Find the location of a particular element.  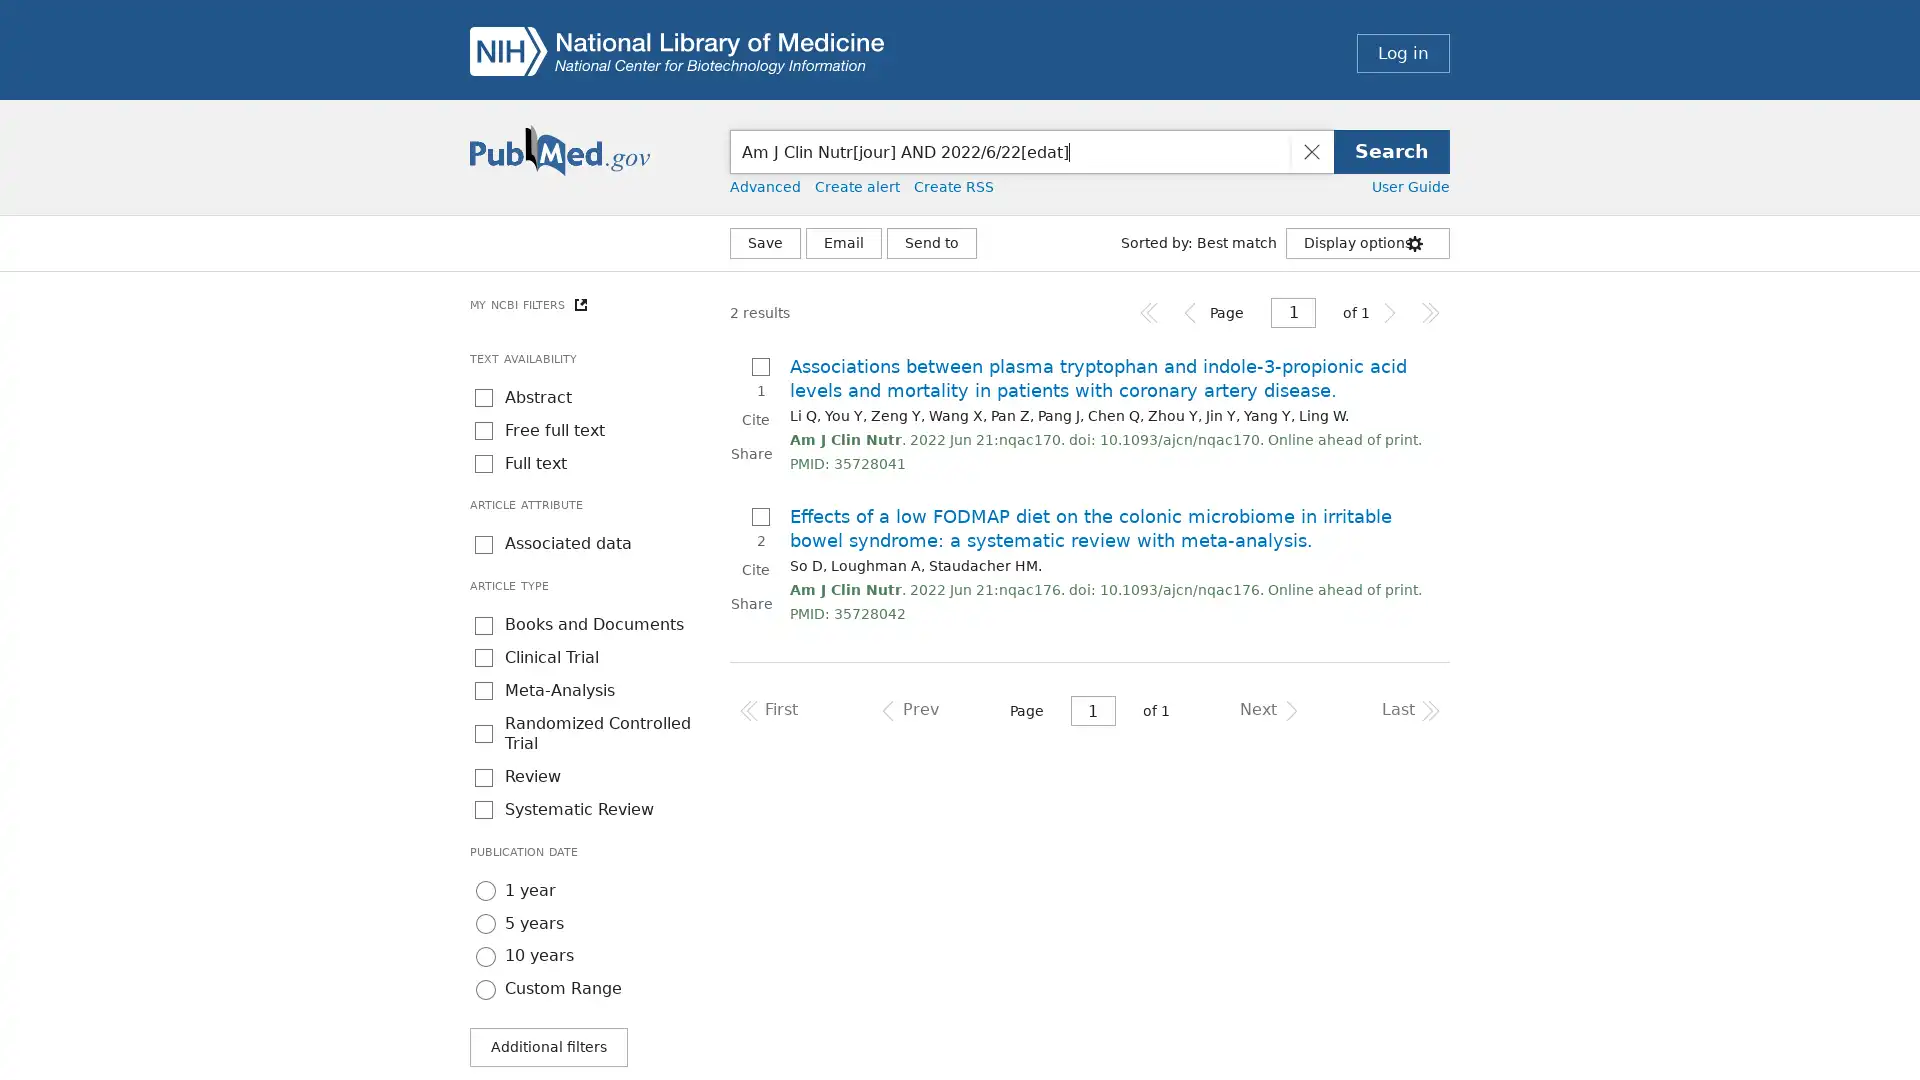

Navigates to the previous page of results. is located at coordinates (1190, 312).